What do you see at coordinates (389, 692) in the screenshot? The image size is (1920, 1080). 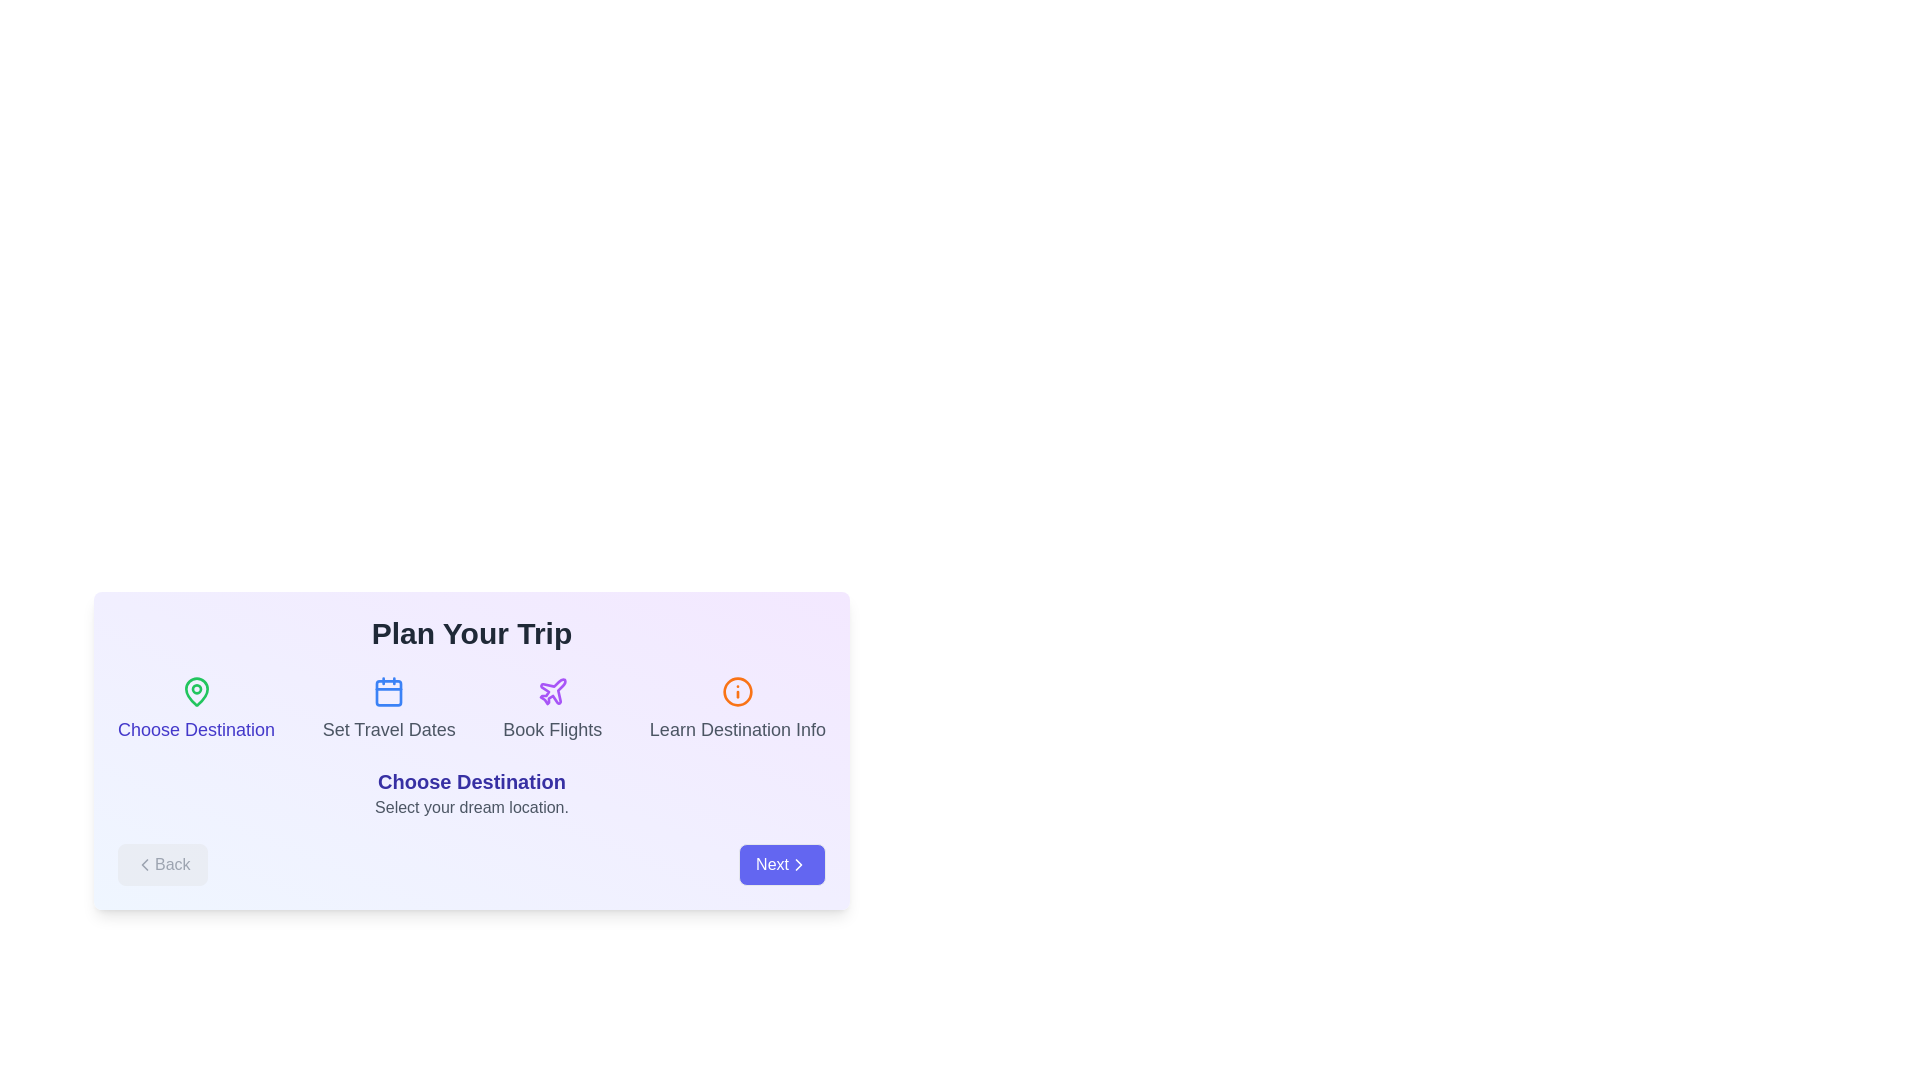 I see `the calendar icon by clicking on its graphical icon component, which is centrally located beneath the 'Set Travel Dates' text` at bounding box center [389, 692].